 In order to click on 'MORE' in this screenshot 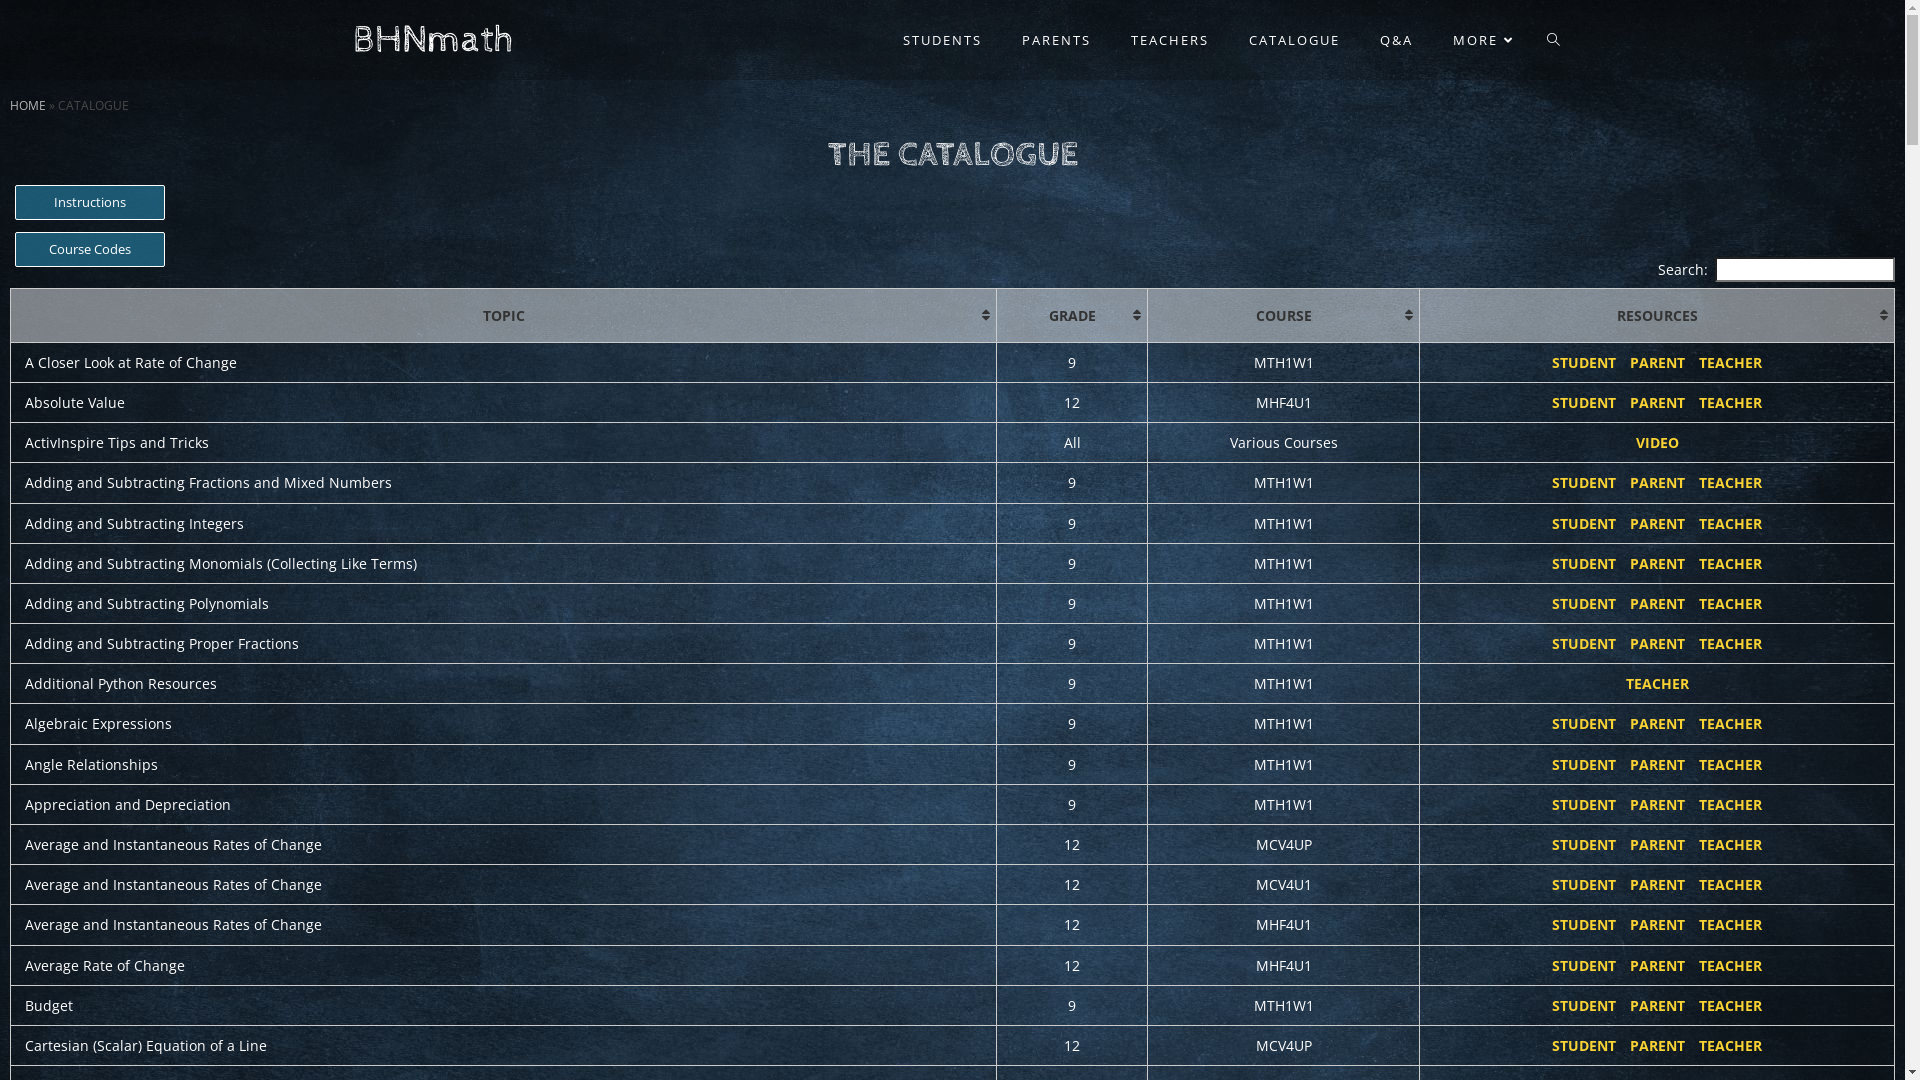, I will do `click(1430, 39)`.